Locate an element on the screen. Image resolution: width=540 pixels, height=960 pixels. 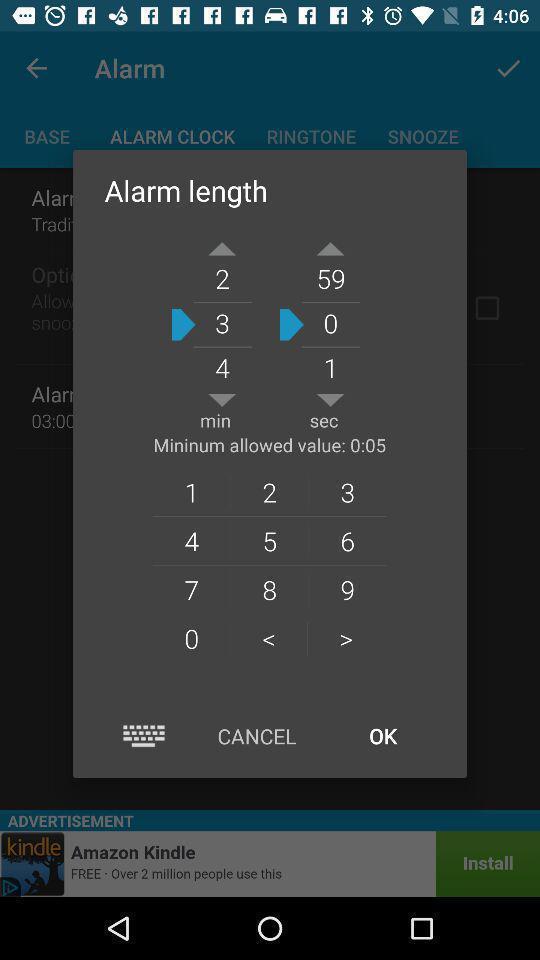
the icon below > is located at coordinates (382, 735).